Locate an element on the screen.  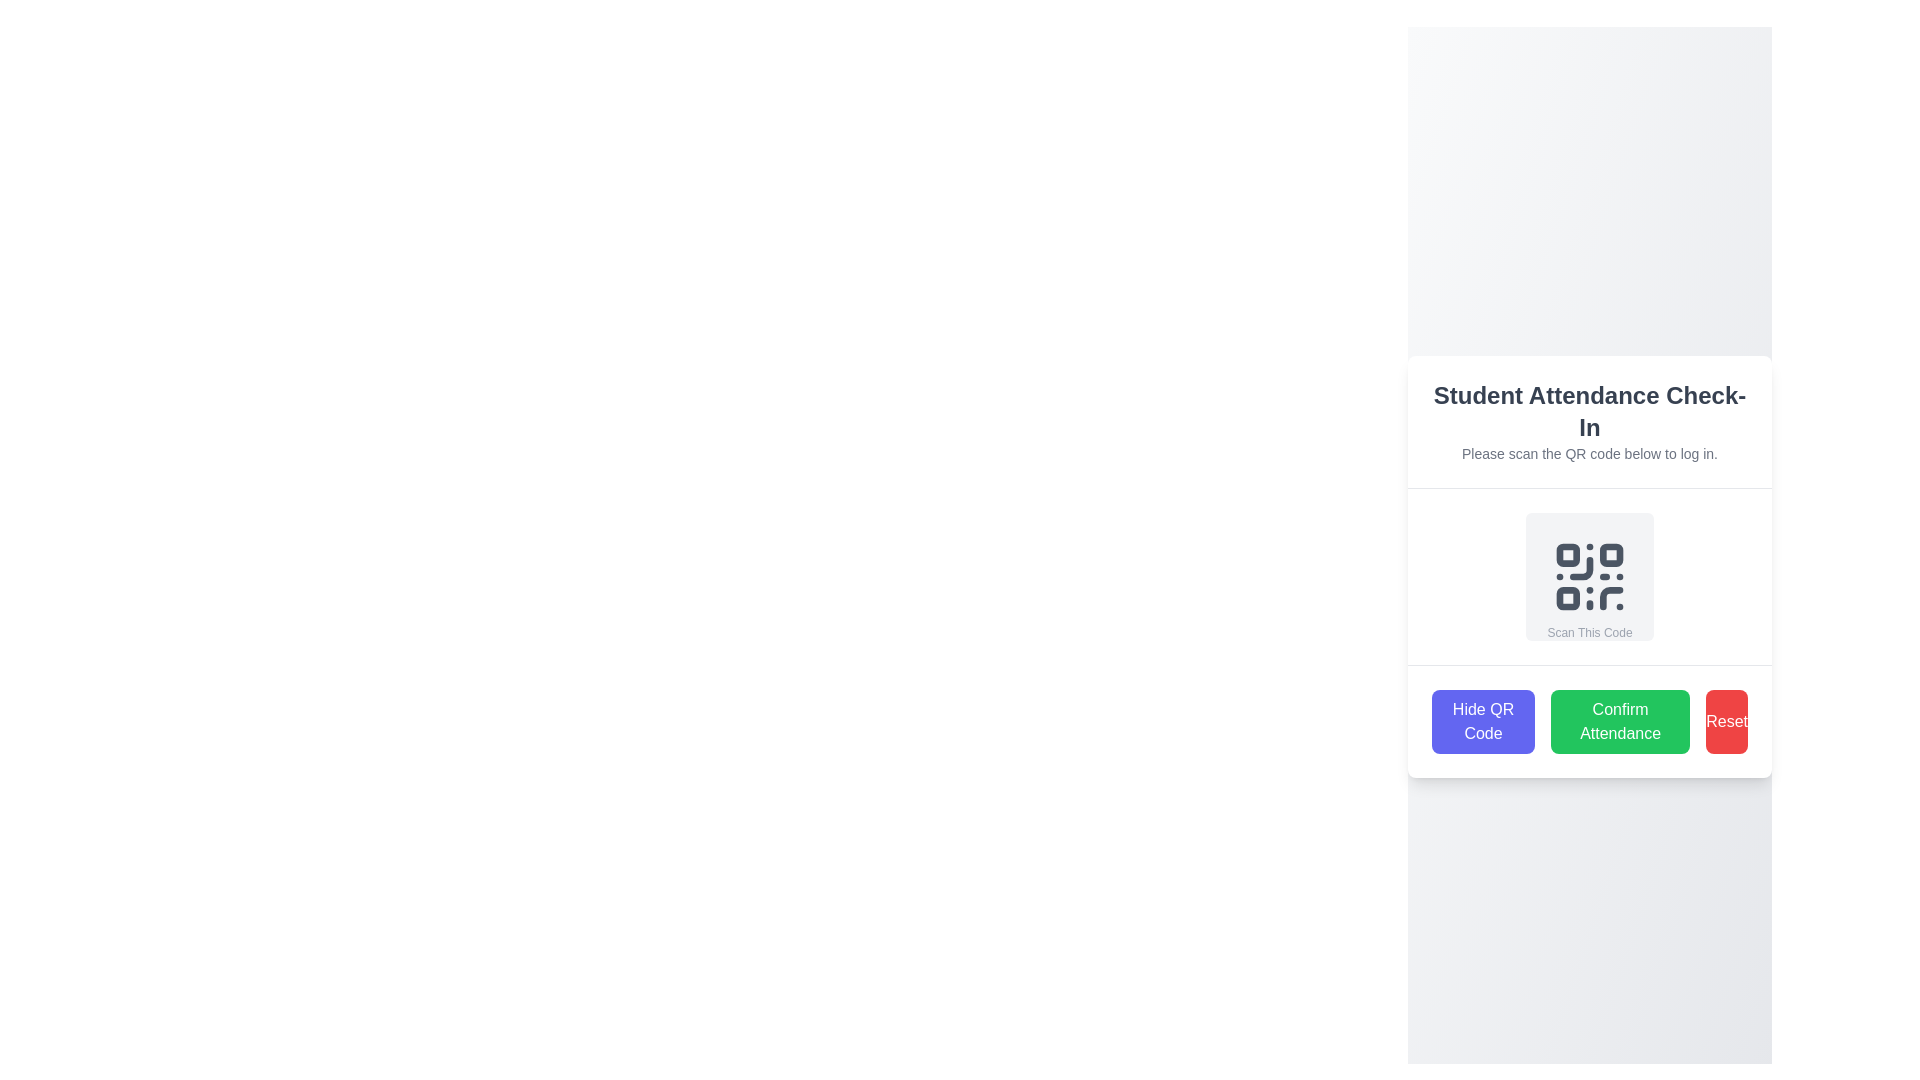
the small rounded square portion of the QR code icon located in the lower-right segment of the QR code graphic is located at coordinates (1611, 597).